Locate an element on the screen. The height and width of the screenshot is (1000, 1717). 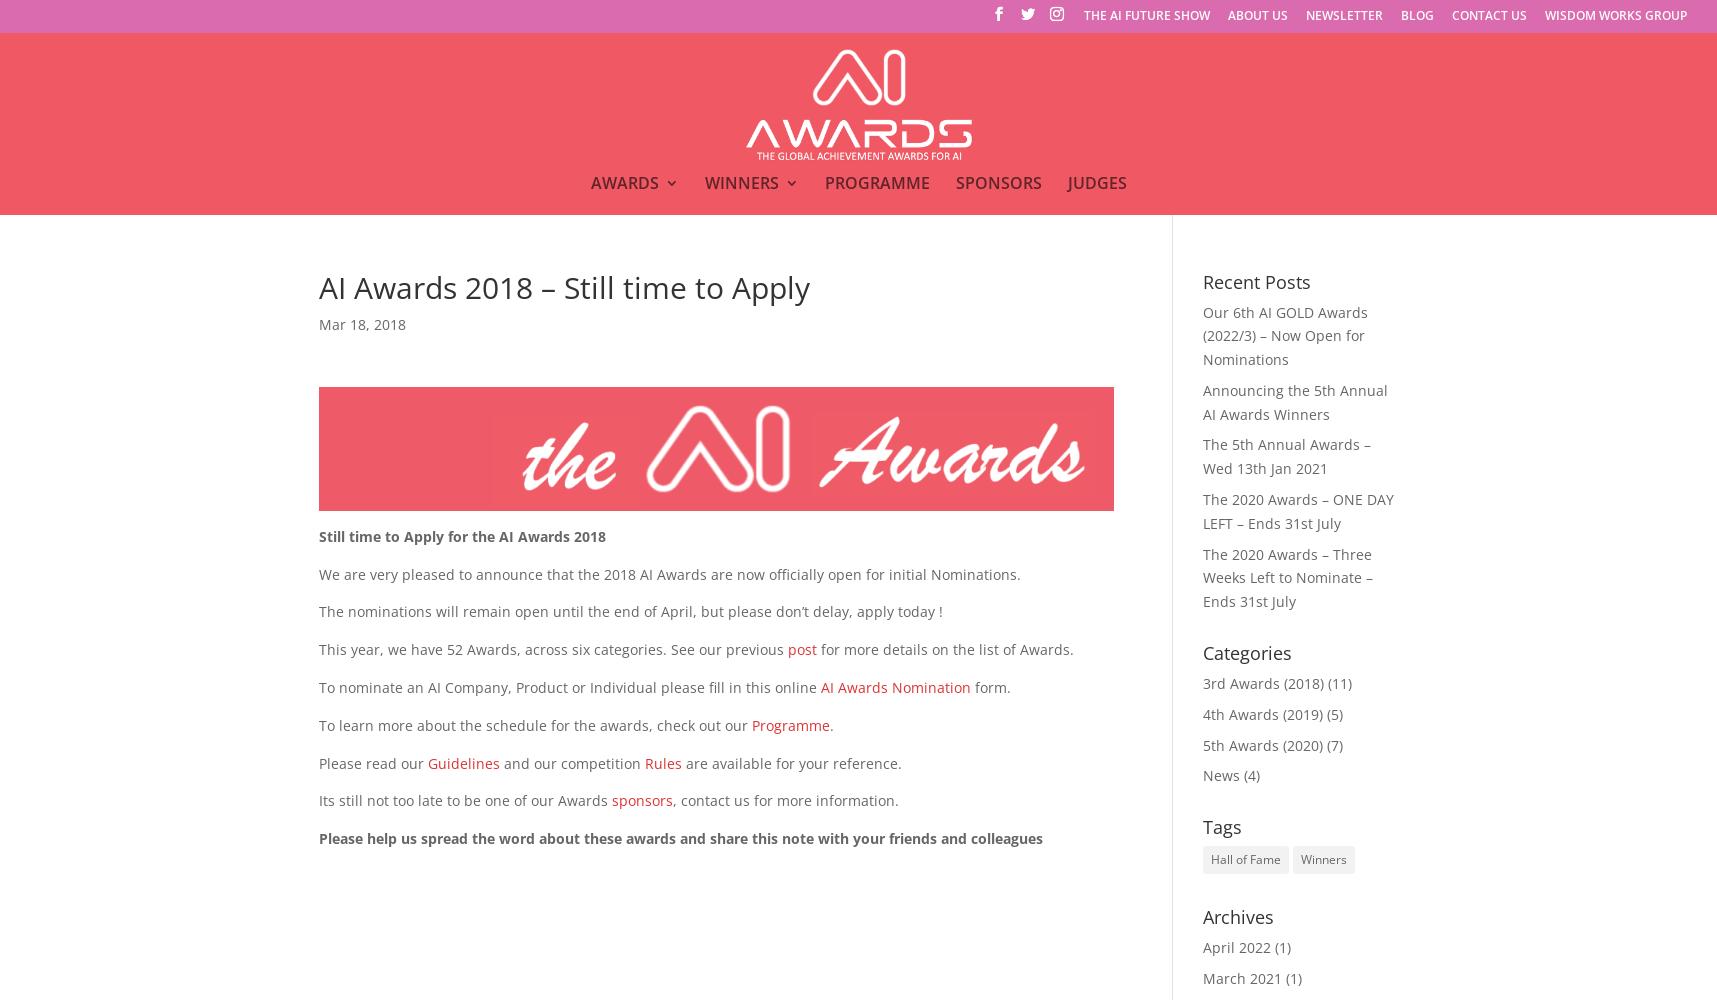
'.' is located at coordinates (830, 723).